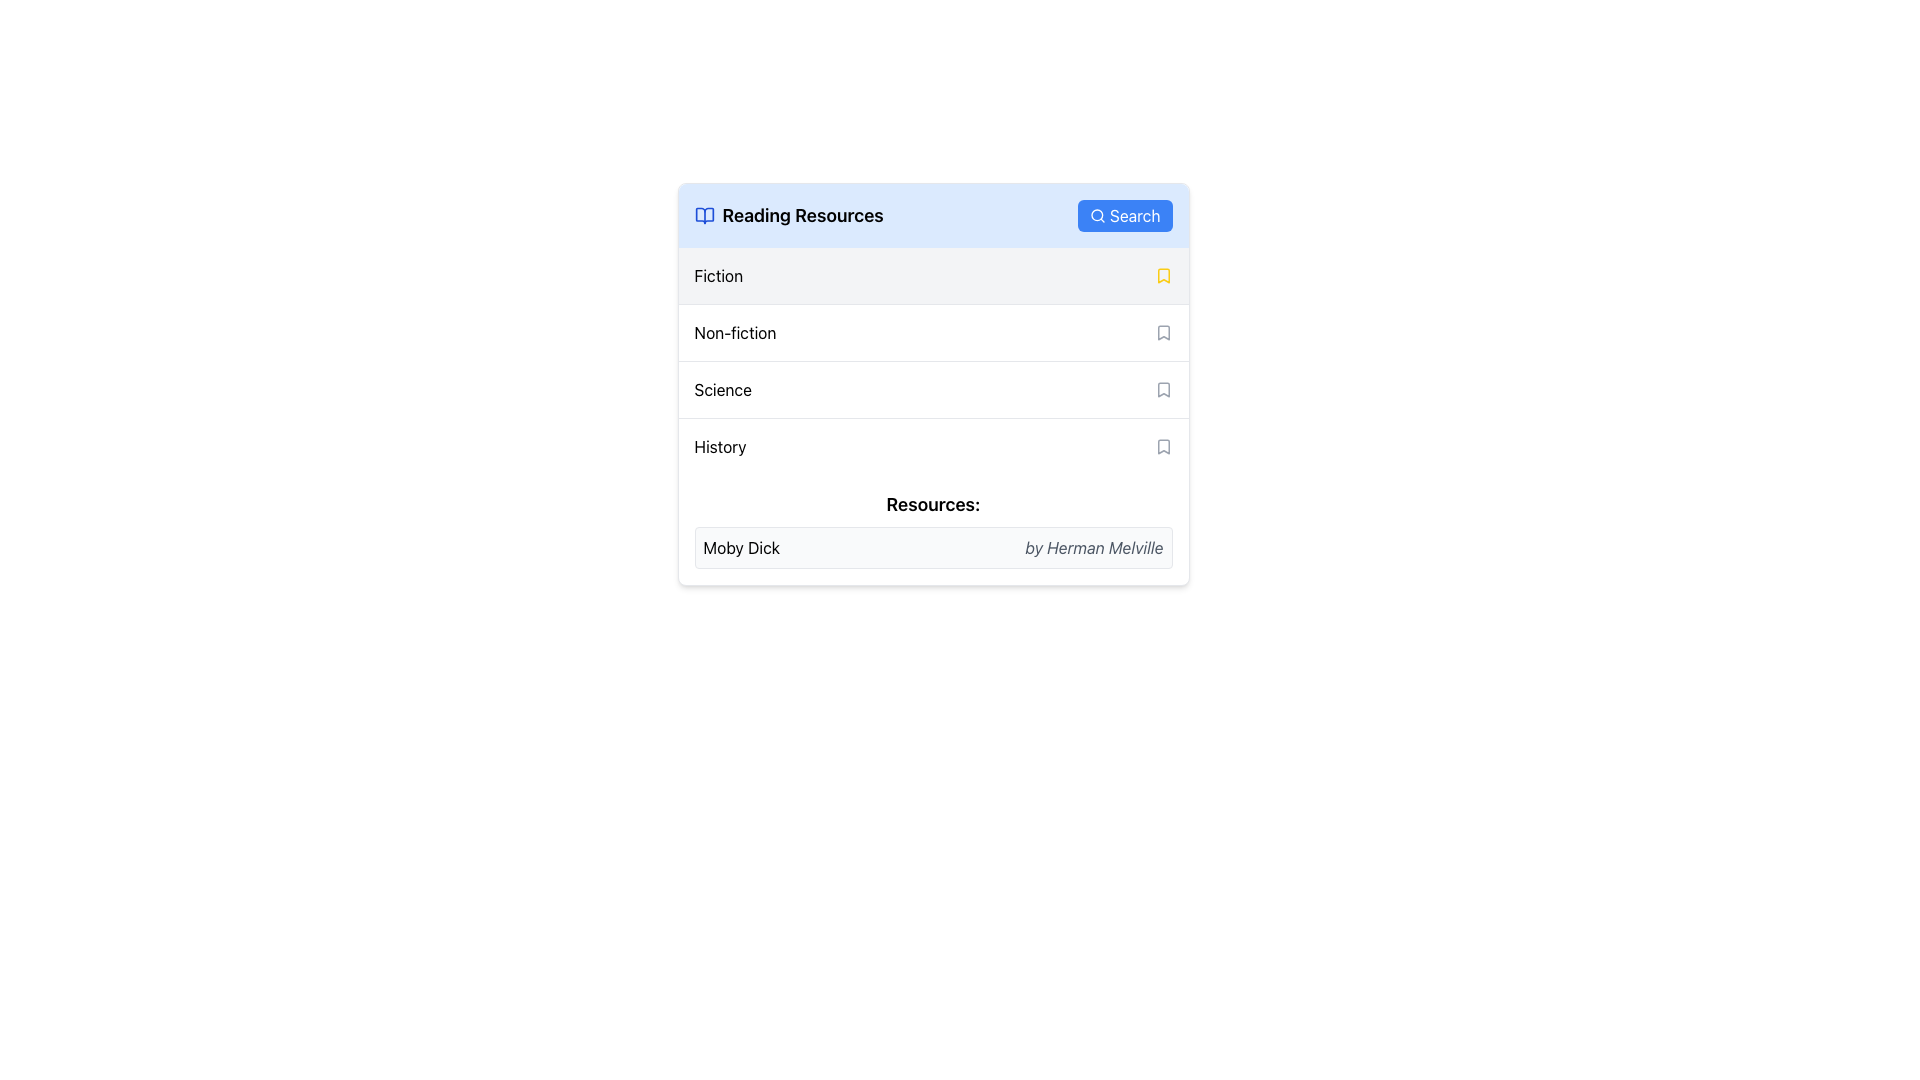 The image size is (1920, 1080). I want to click on the decorative circle of the search magnifying glass icon located in the header of the 'Reading Resources' card near the 'Search' button, so click(1096, 215).